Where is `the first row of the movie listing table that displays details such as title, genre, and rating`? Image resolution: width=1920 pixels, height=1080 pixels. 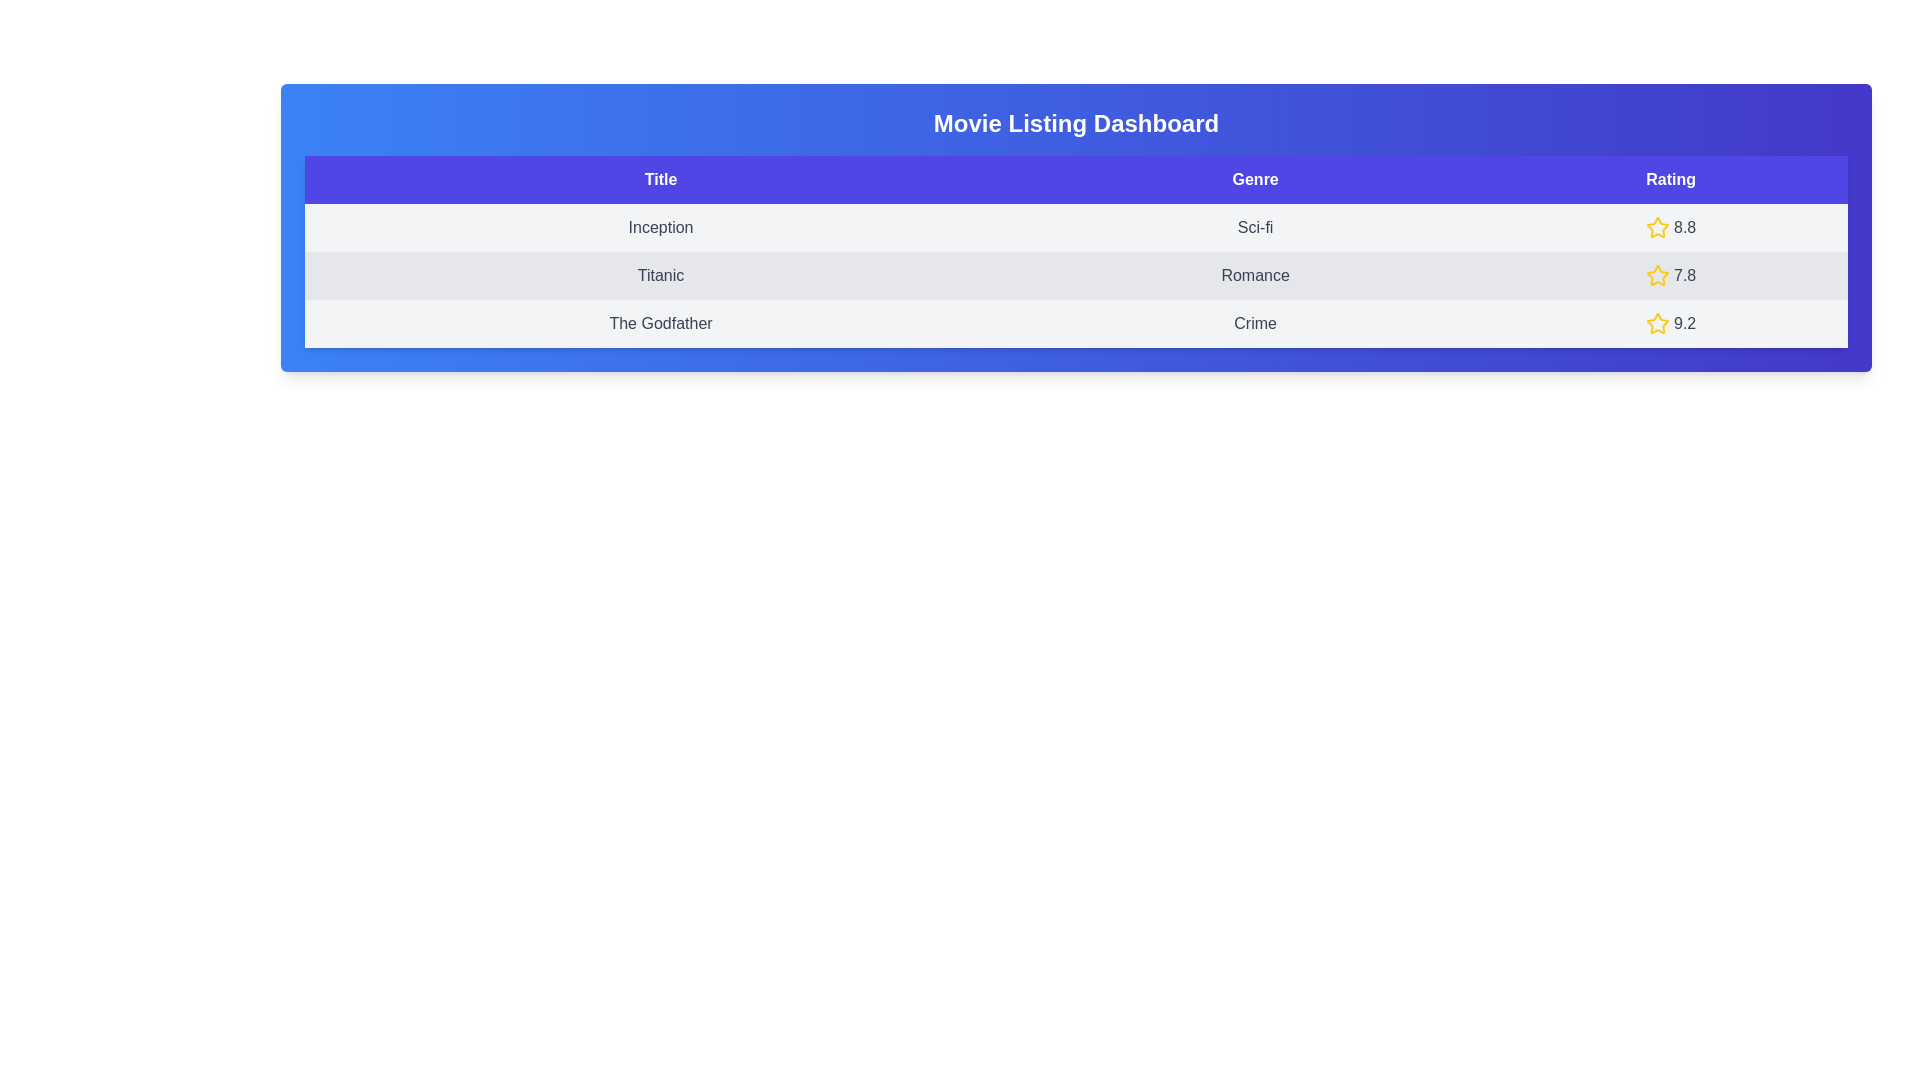 the first row of the movie listing table that displays details such as title, genre, and rating is located at coordinates (1075, 226).